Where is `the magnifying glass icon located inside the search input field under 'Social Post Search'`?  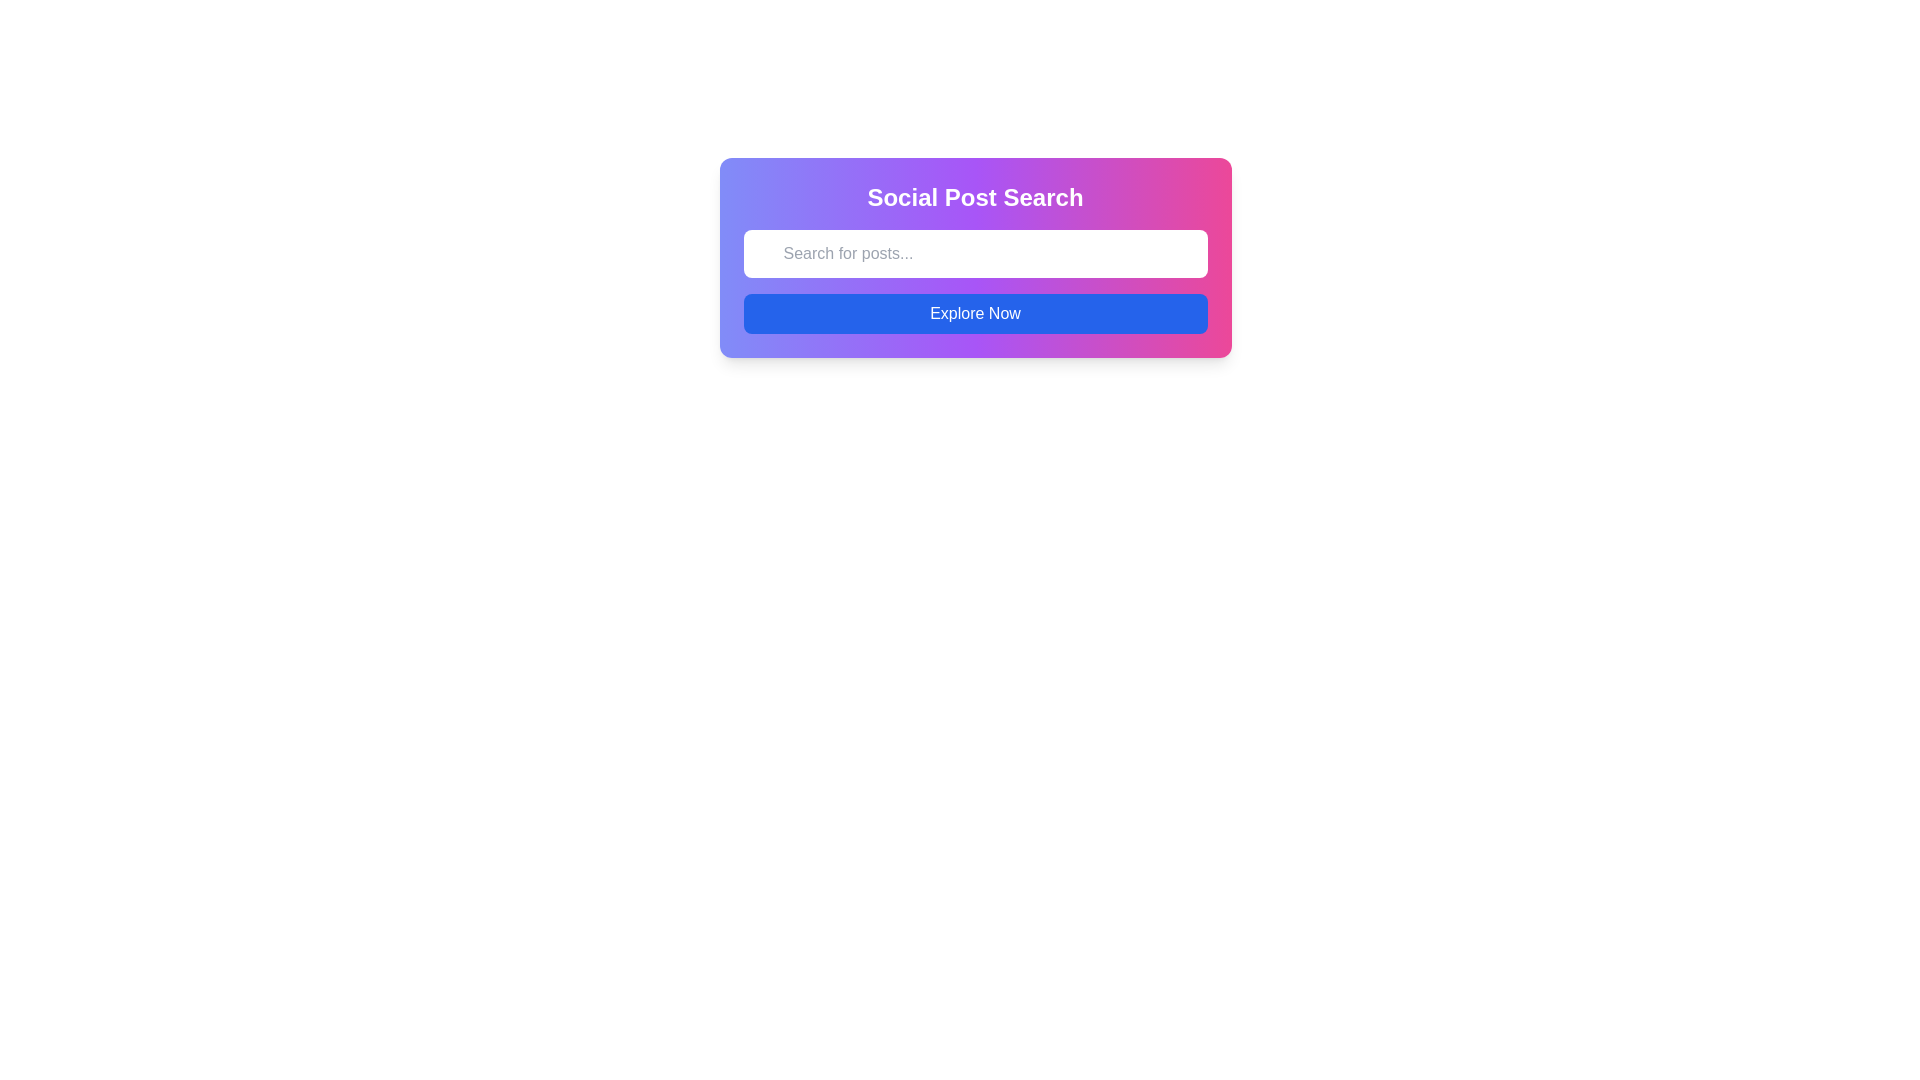 the magnifying glass icon located inside the search input field under 'Social Post Search' is located at coordinates (764, 238).